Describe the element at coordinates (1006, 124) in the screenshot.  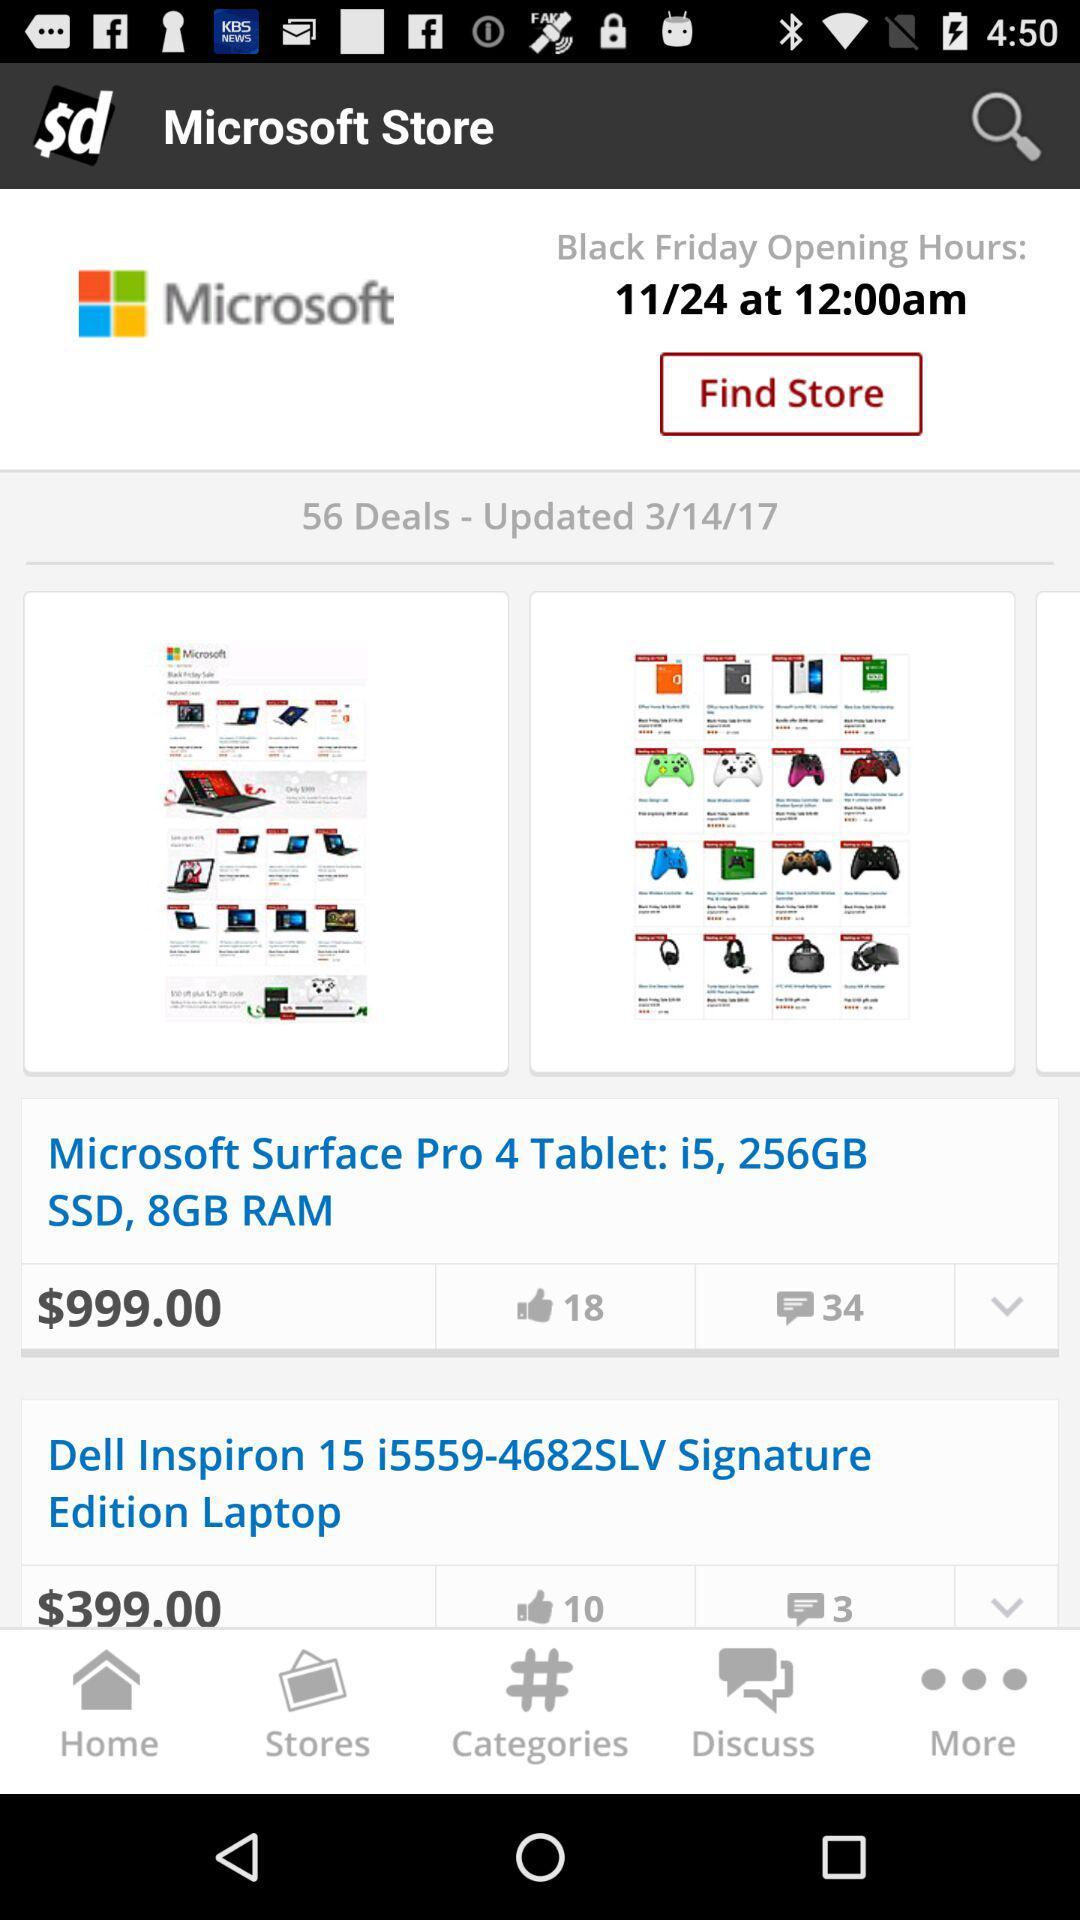
I see `the search icon` at that location.